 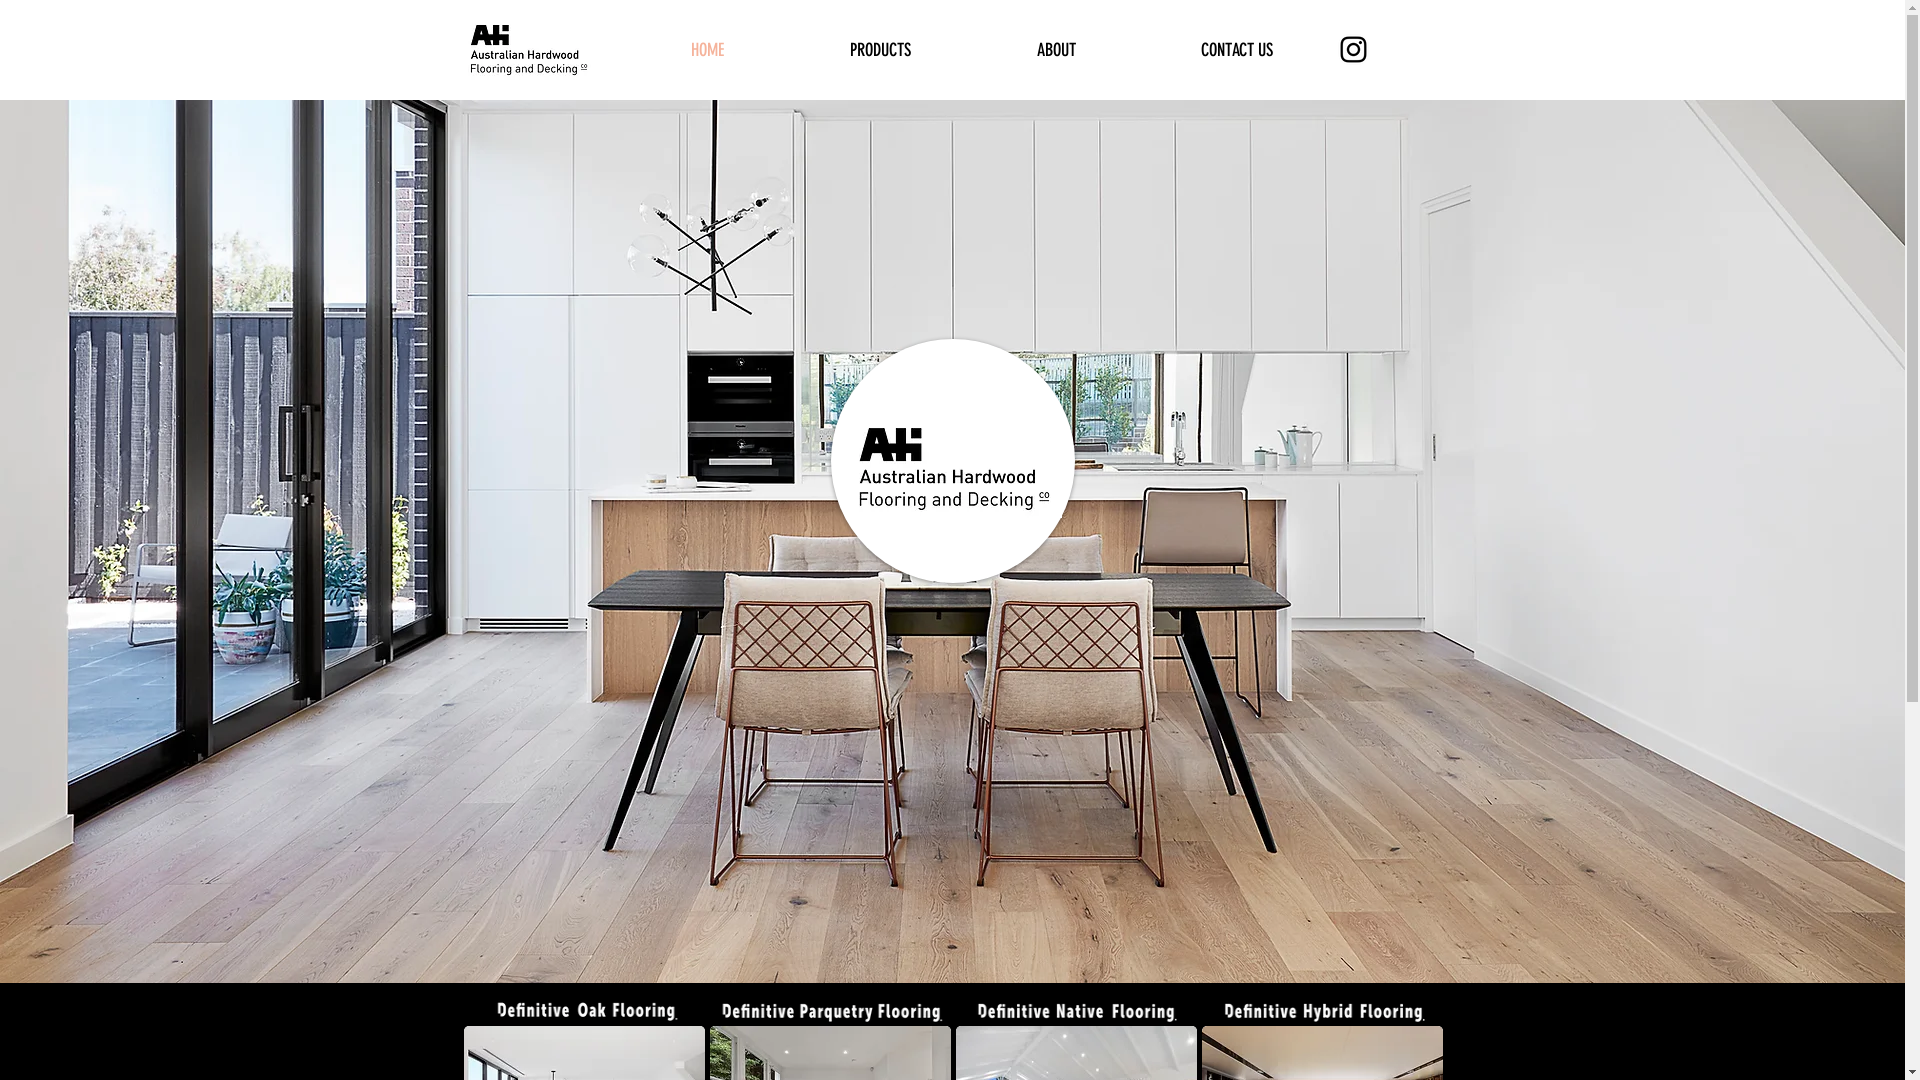 I want to click on 'Definitive Oak Flooring_Light_Text.png', so click(x=583, y=1010).